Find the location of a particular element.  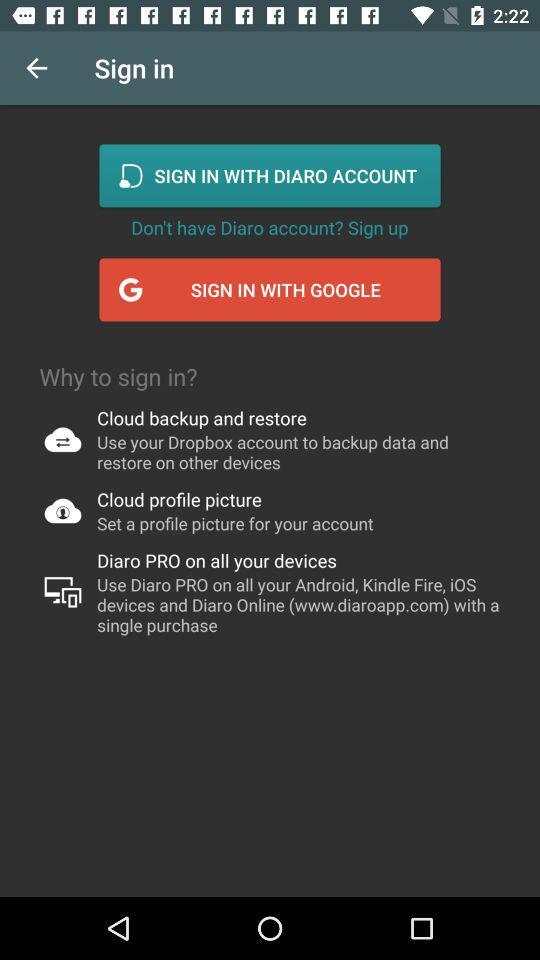

the green colored button below sign in is located at coordinates (270, 174).